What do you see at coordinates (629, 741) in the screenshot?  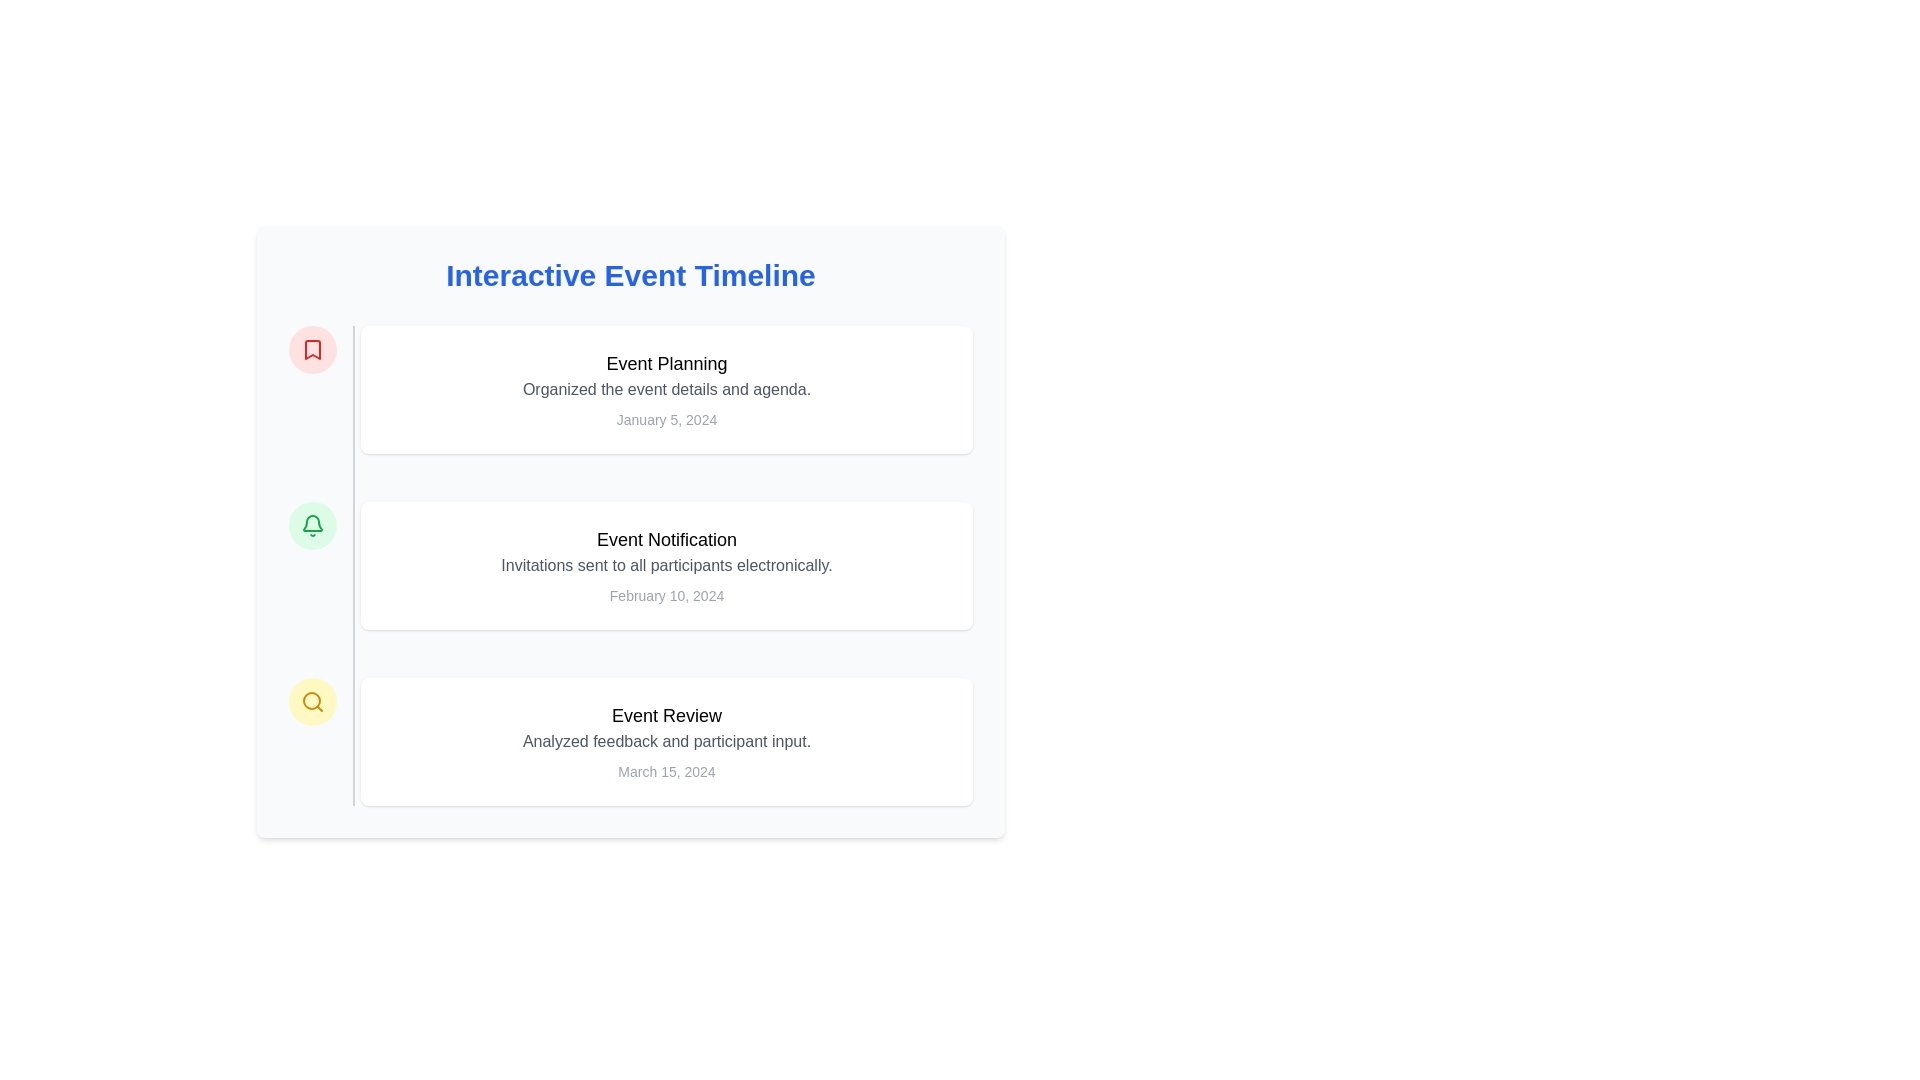 I see `the Informative card located at the bottom of the vertical list, below 'Event Planning' and 'Event Notification'` at bounding box center [629, 741].